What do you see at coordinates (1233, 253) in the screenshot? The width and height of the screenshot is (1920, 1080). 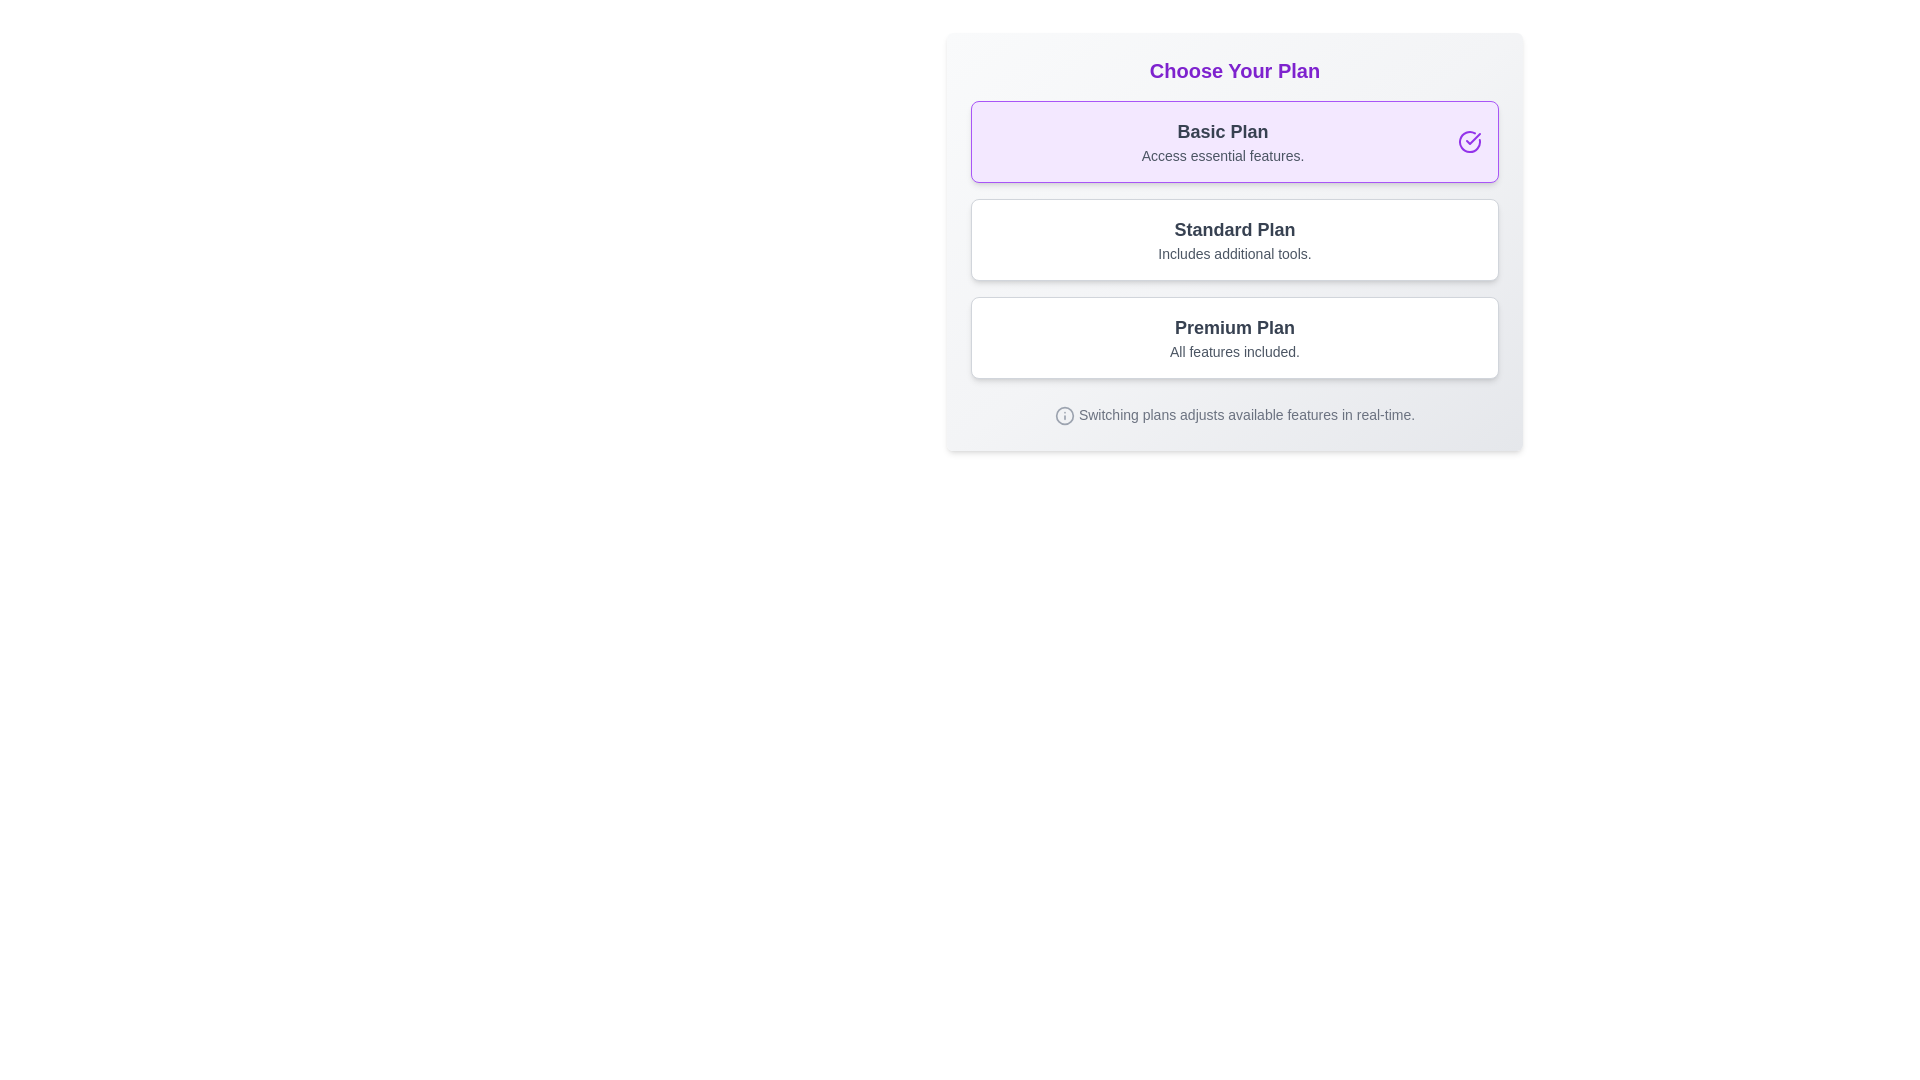 I see `the text label providing descriptive information about the 'Standard Plan' option, which is located beneath the heading 'Standard Plan' in the second card of the plan options` at bounding box center [1233, 253].